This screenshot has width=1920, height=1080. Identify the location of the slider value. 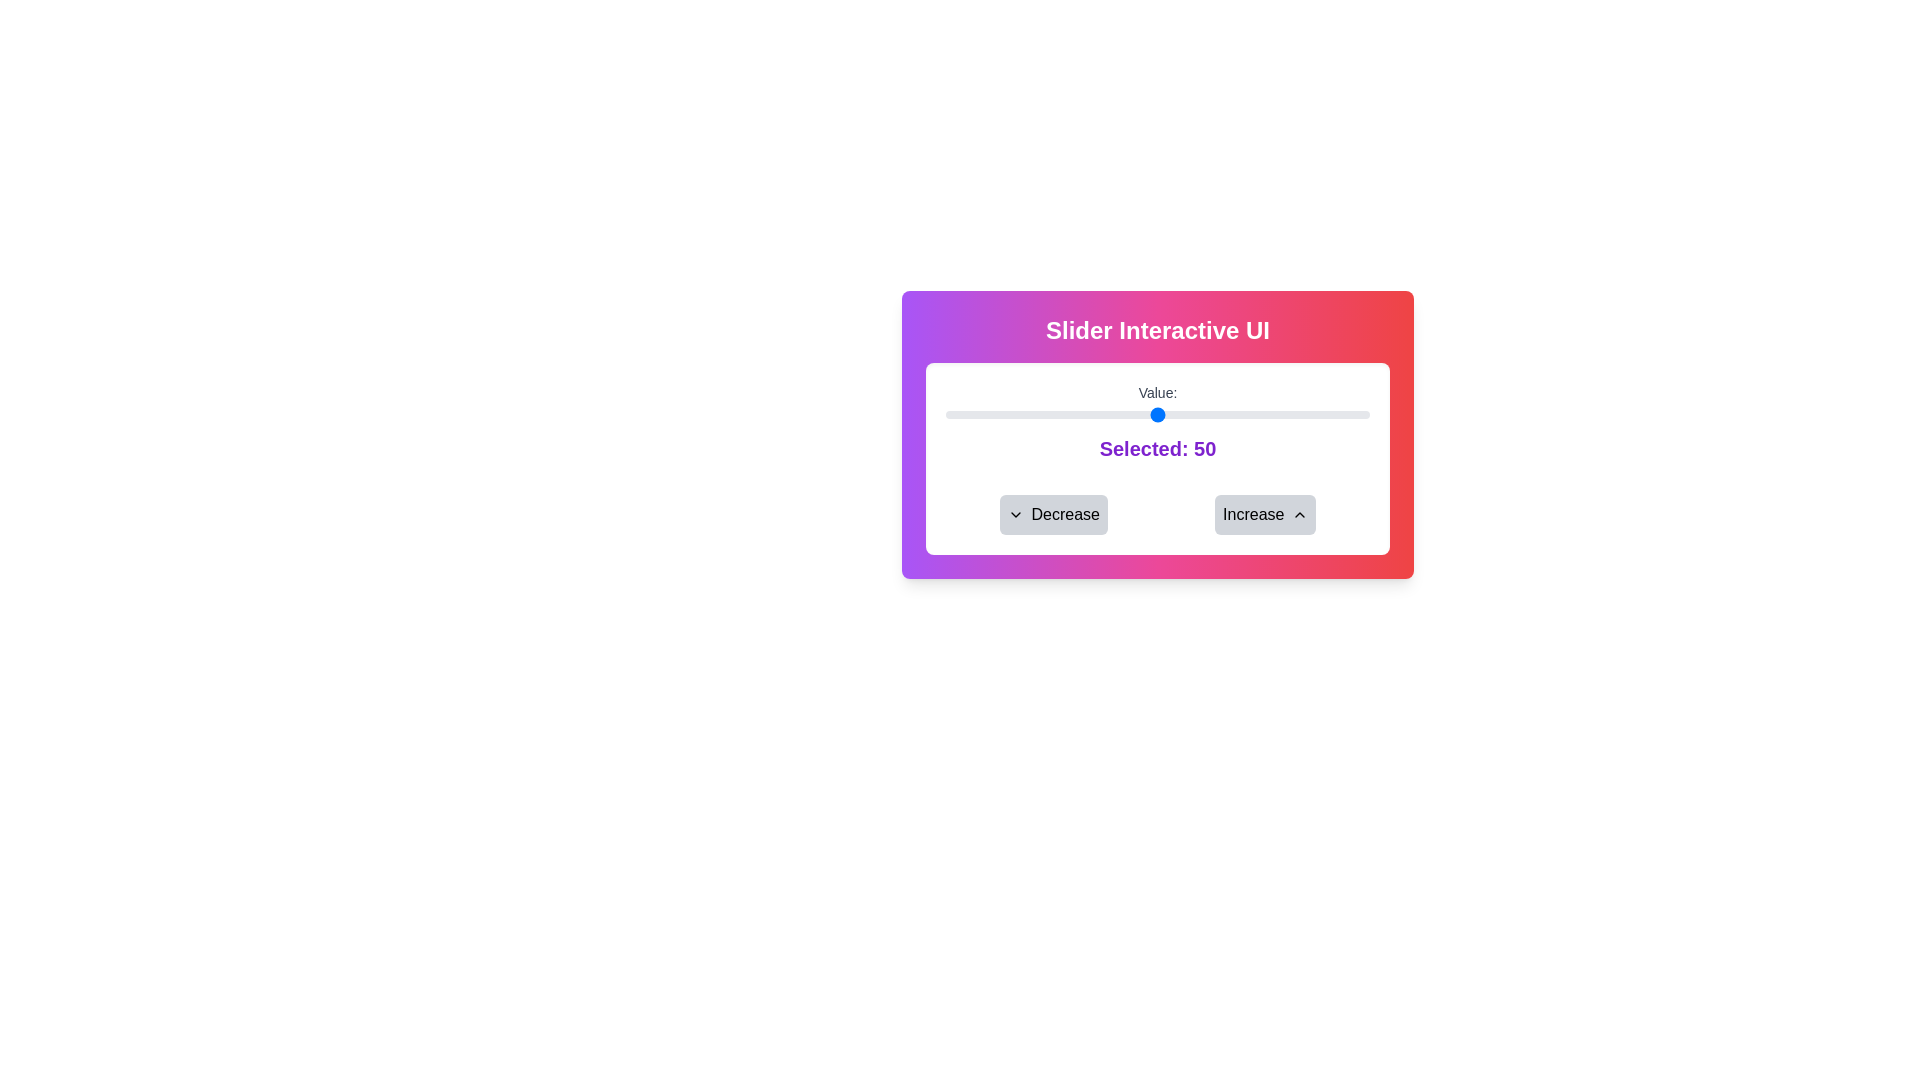
(1013, 414).